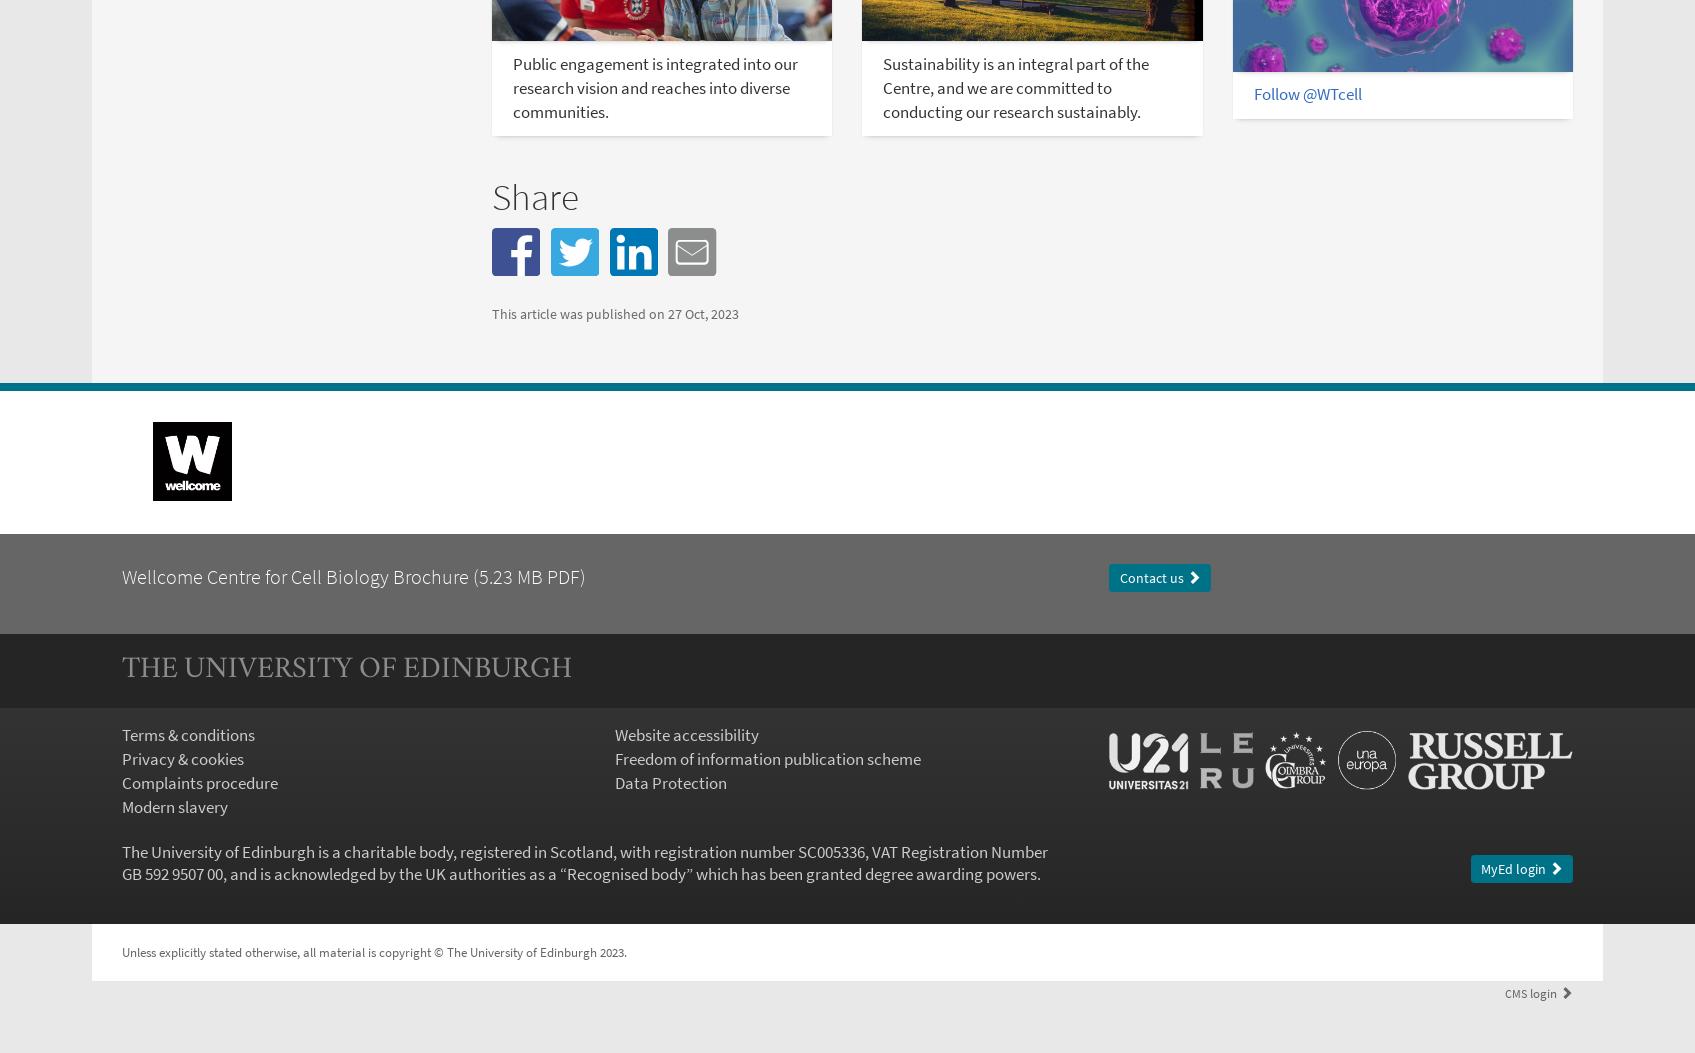 The image size is (1695, 1053). Describe the element at coordinates (684, 873) in the screenshot. I see `'” which has been
            granted degree awarding powers.'` at that location.